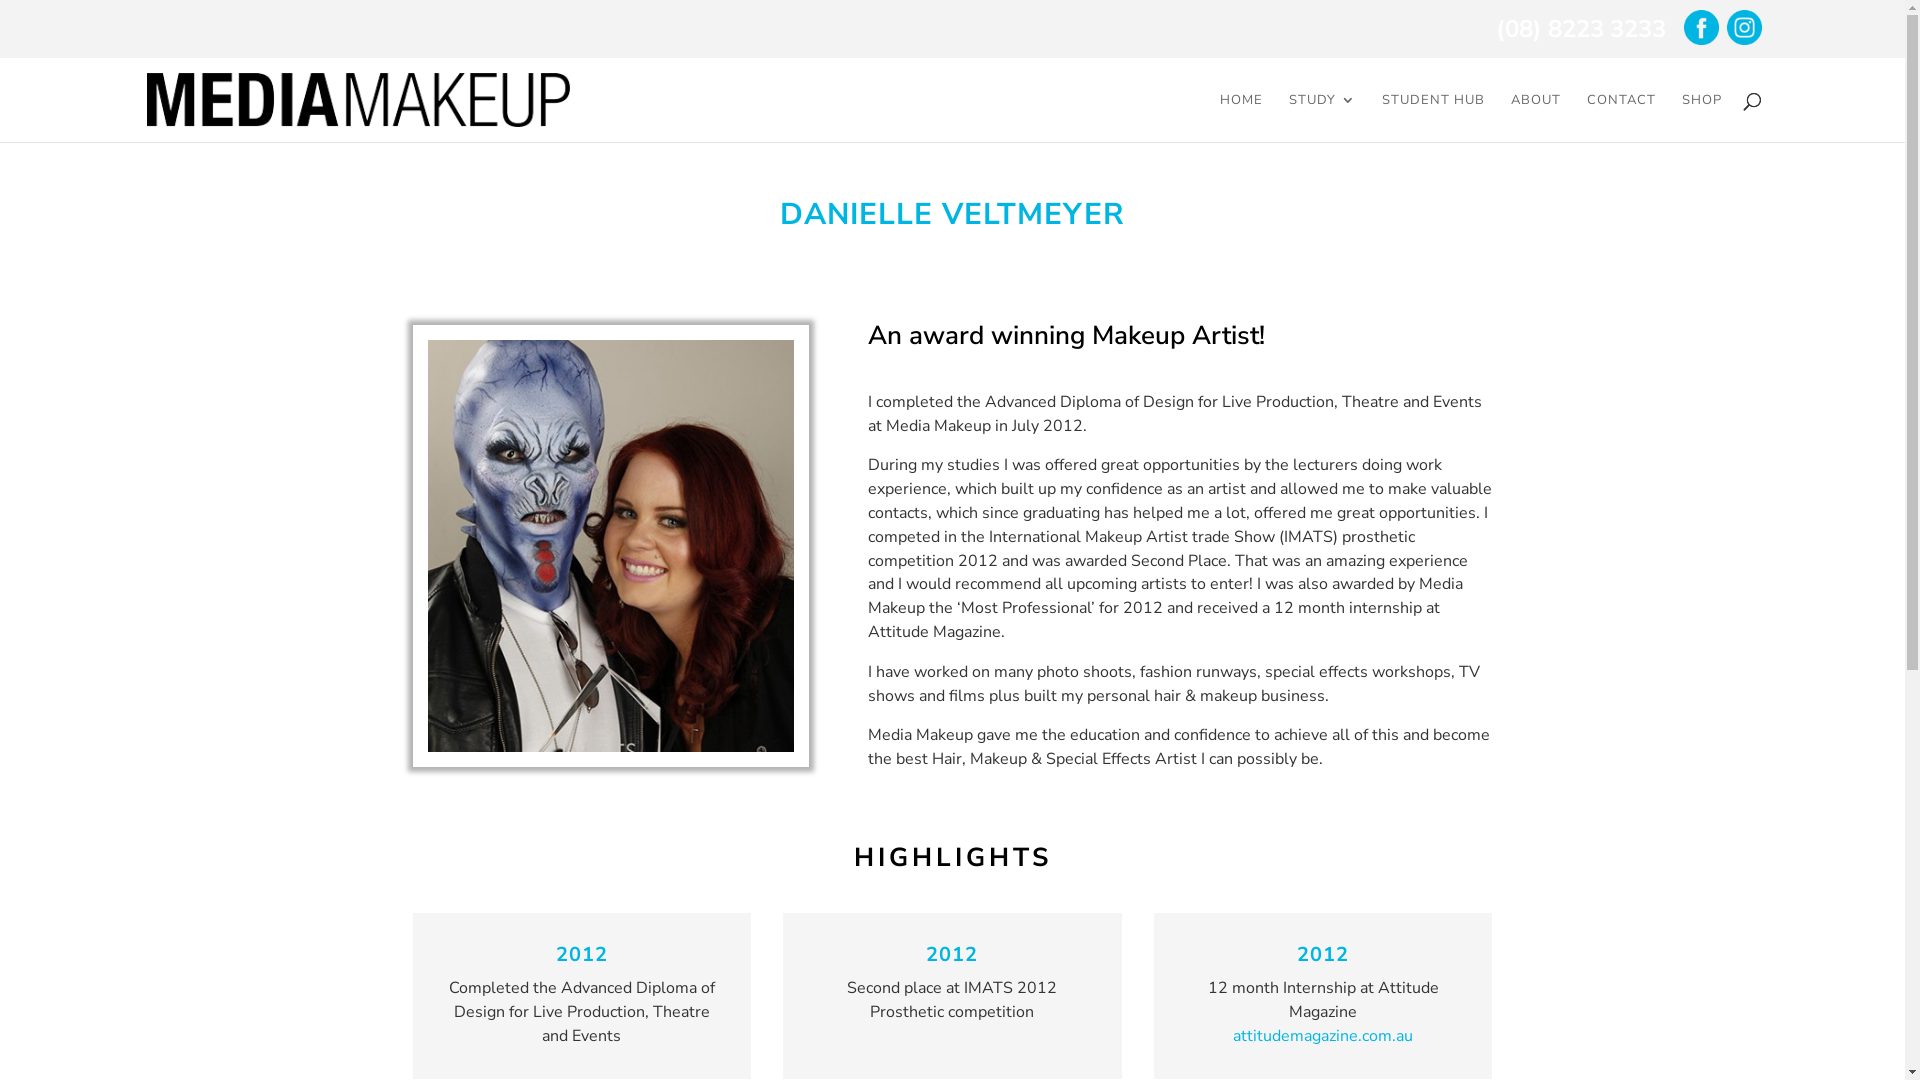  Describe the element at coordinates (1621, 117) in the screenshot. I see `'CONTACT'` at that location.